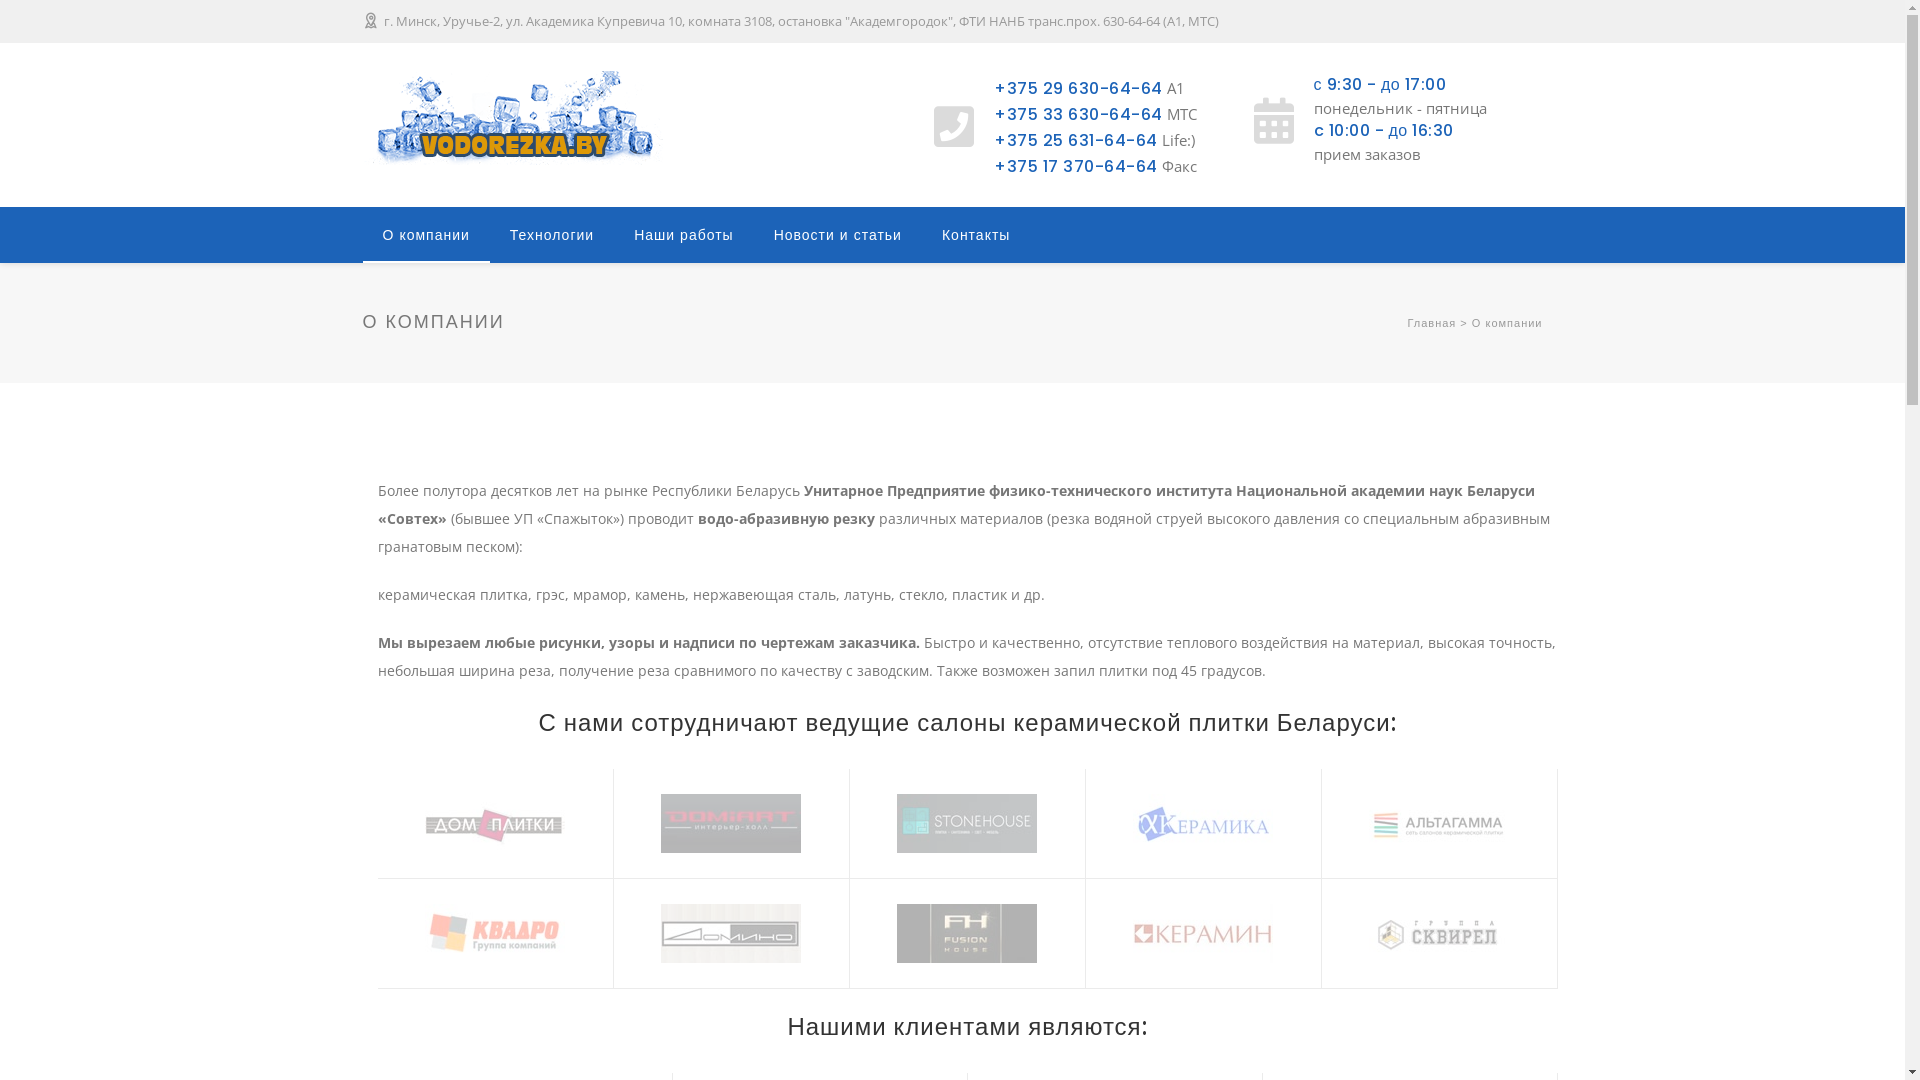  Describe the element at coordinates (993, 139) in the screenshot. I see `'+375 25 631-64-64'` at that location.